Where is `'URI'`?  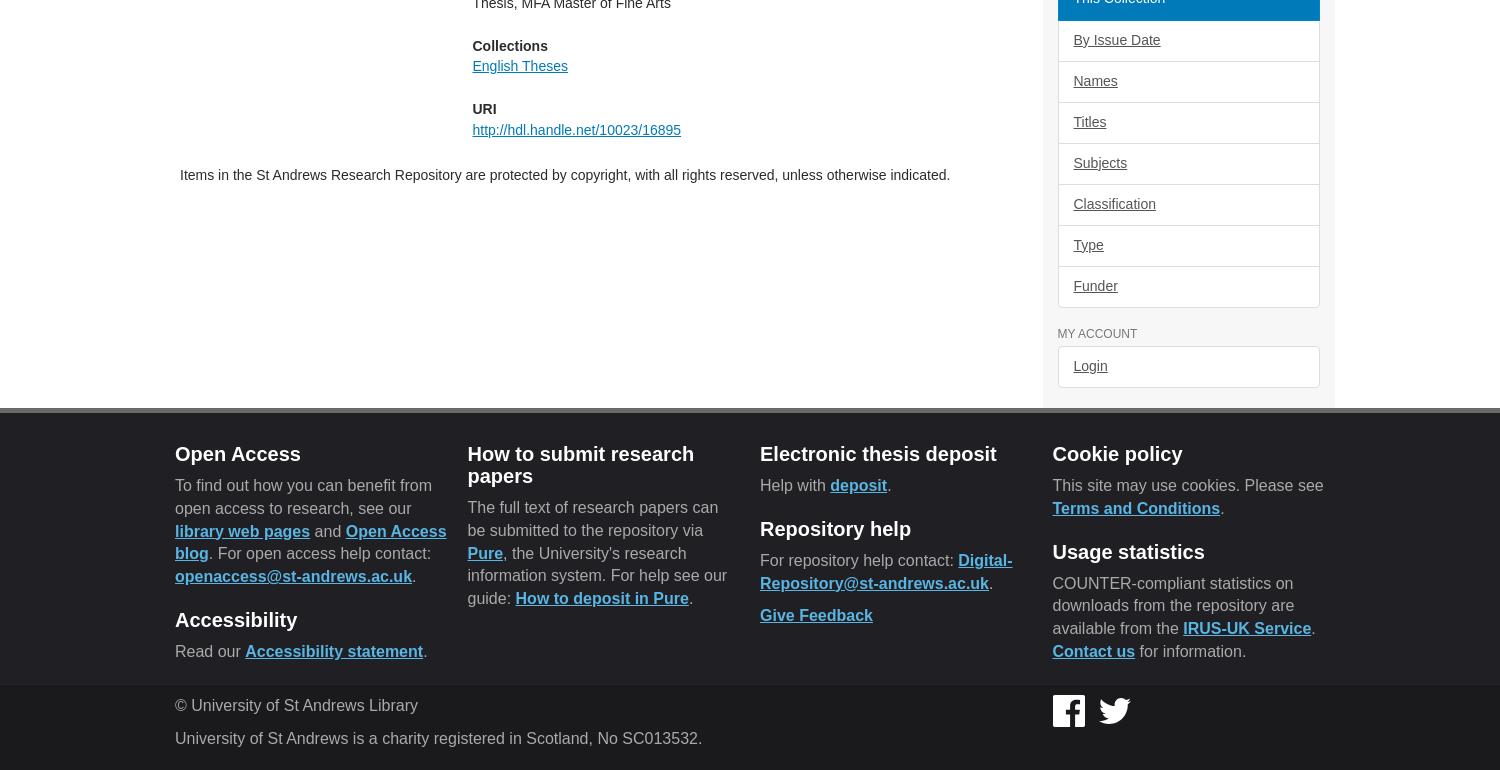
'URI' is located at coordinates (483, 108).